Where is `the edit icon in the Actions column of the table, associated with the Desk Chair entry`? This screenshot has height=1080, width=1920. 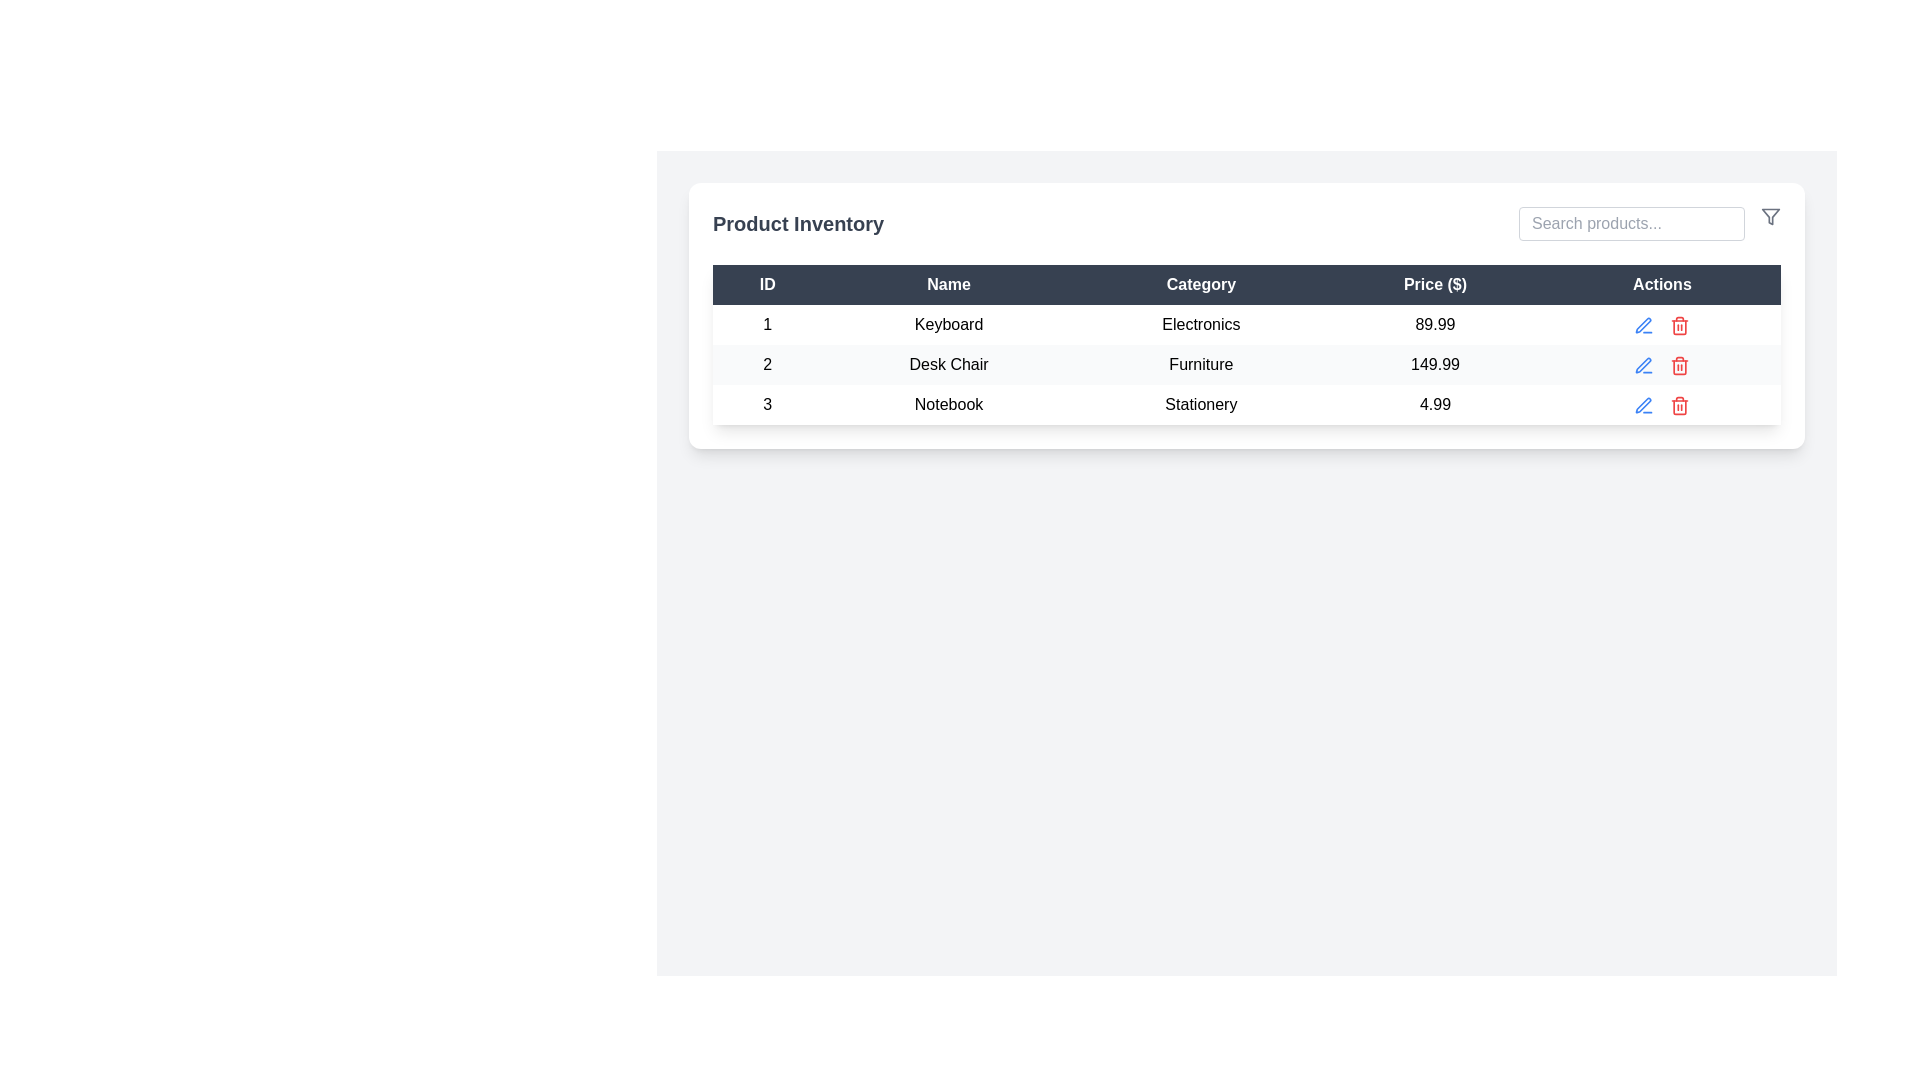
the edit icon in the Actions column of the table, associated with the Desk Chair entry is located at coordinates (1644, 324).